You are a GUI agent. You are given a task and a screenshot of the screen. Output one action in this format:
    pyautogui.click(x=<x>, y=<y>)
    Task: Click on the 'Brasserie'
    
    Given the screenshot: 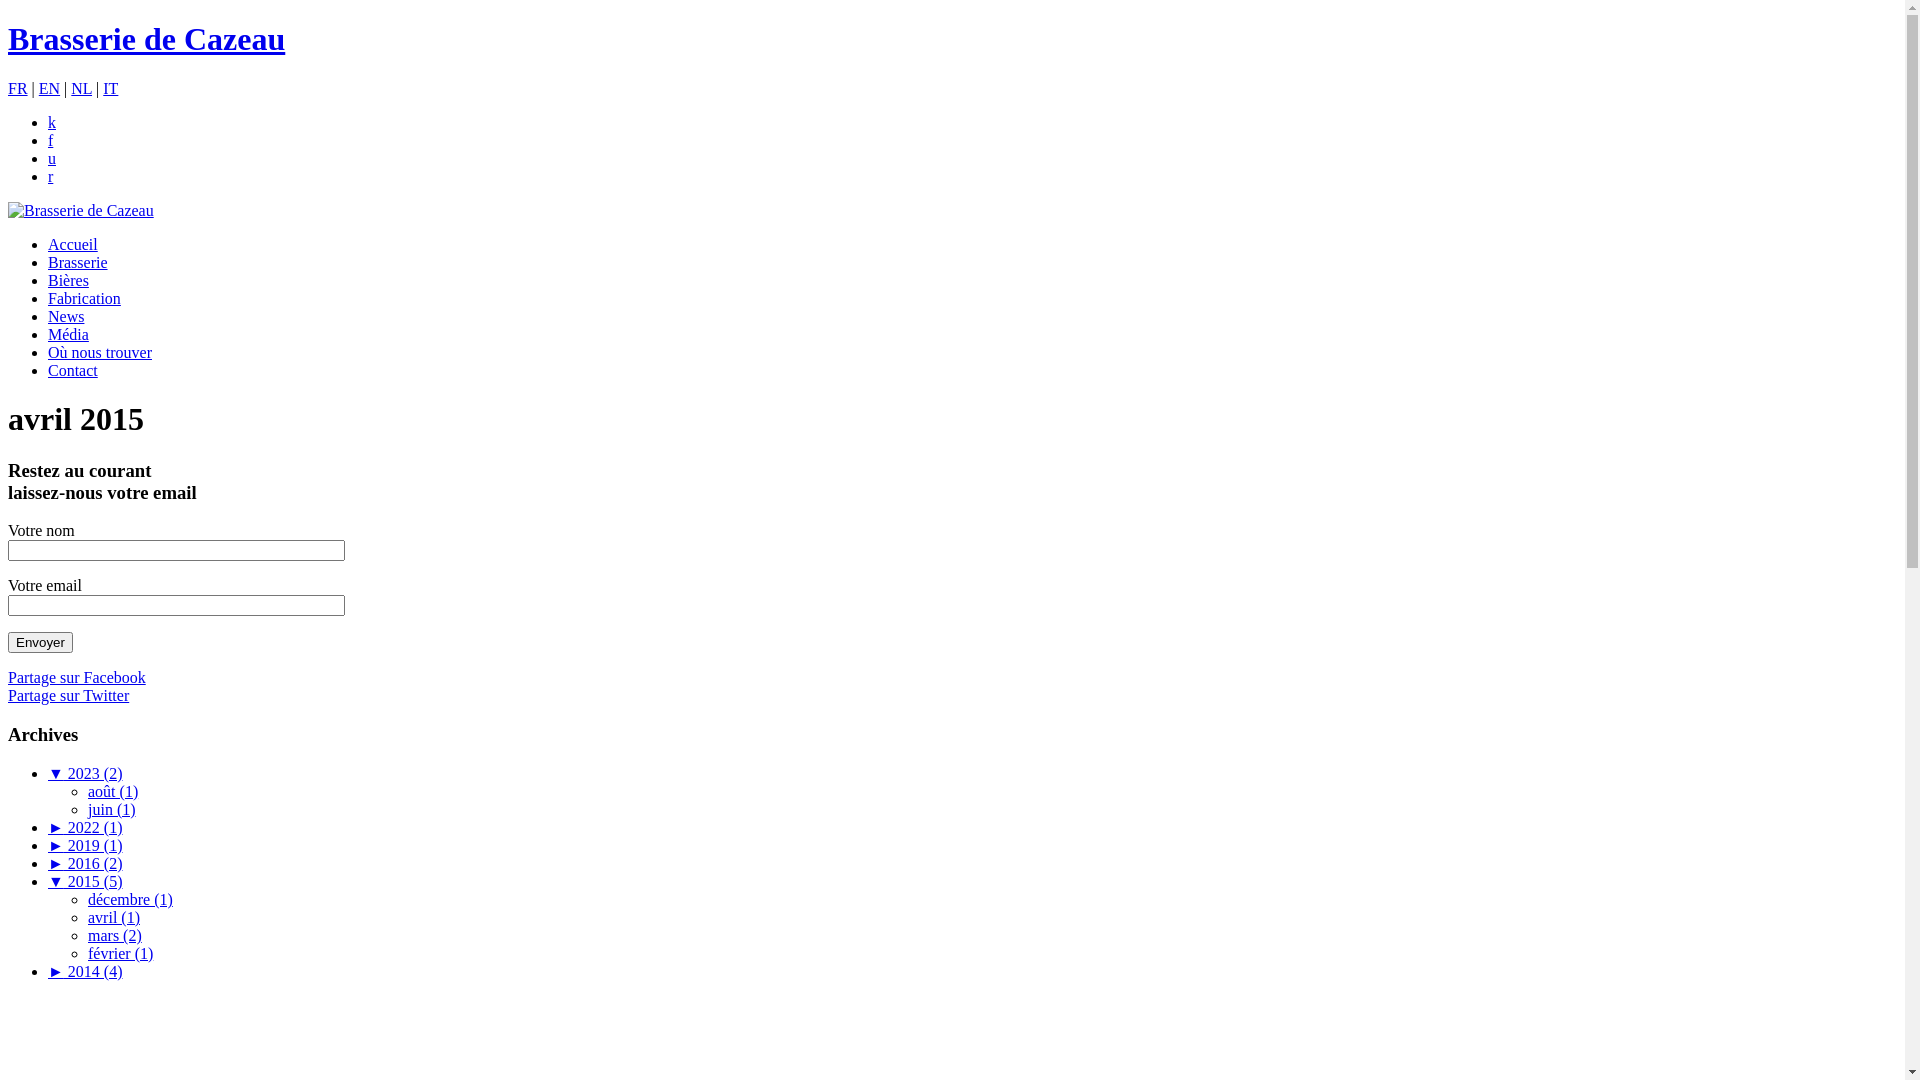 What is the action you would take?
    pyautogui.click(x=77, y=261)
    